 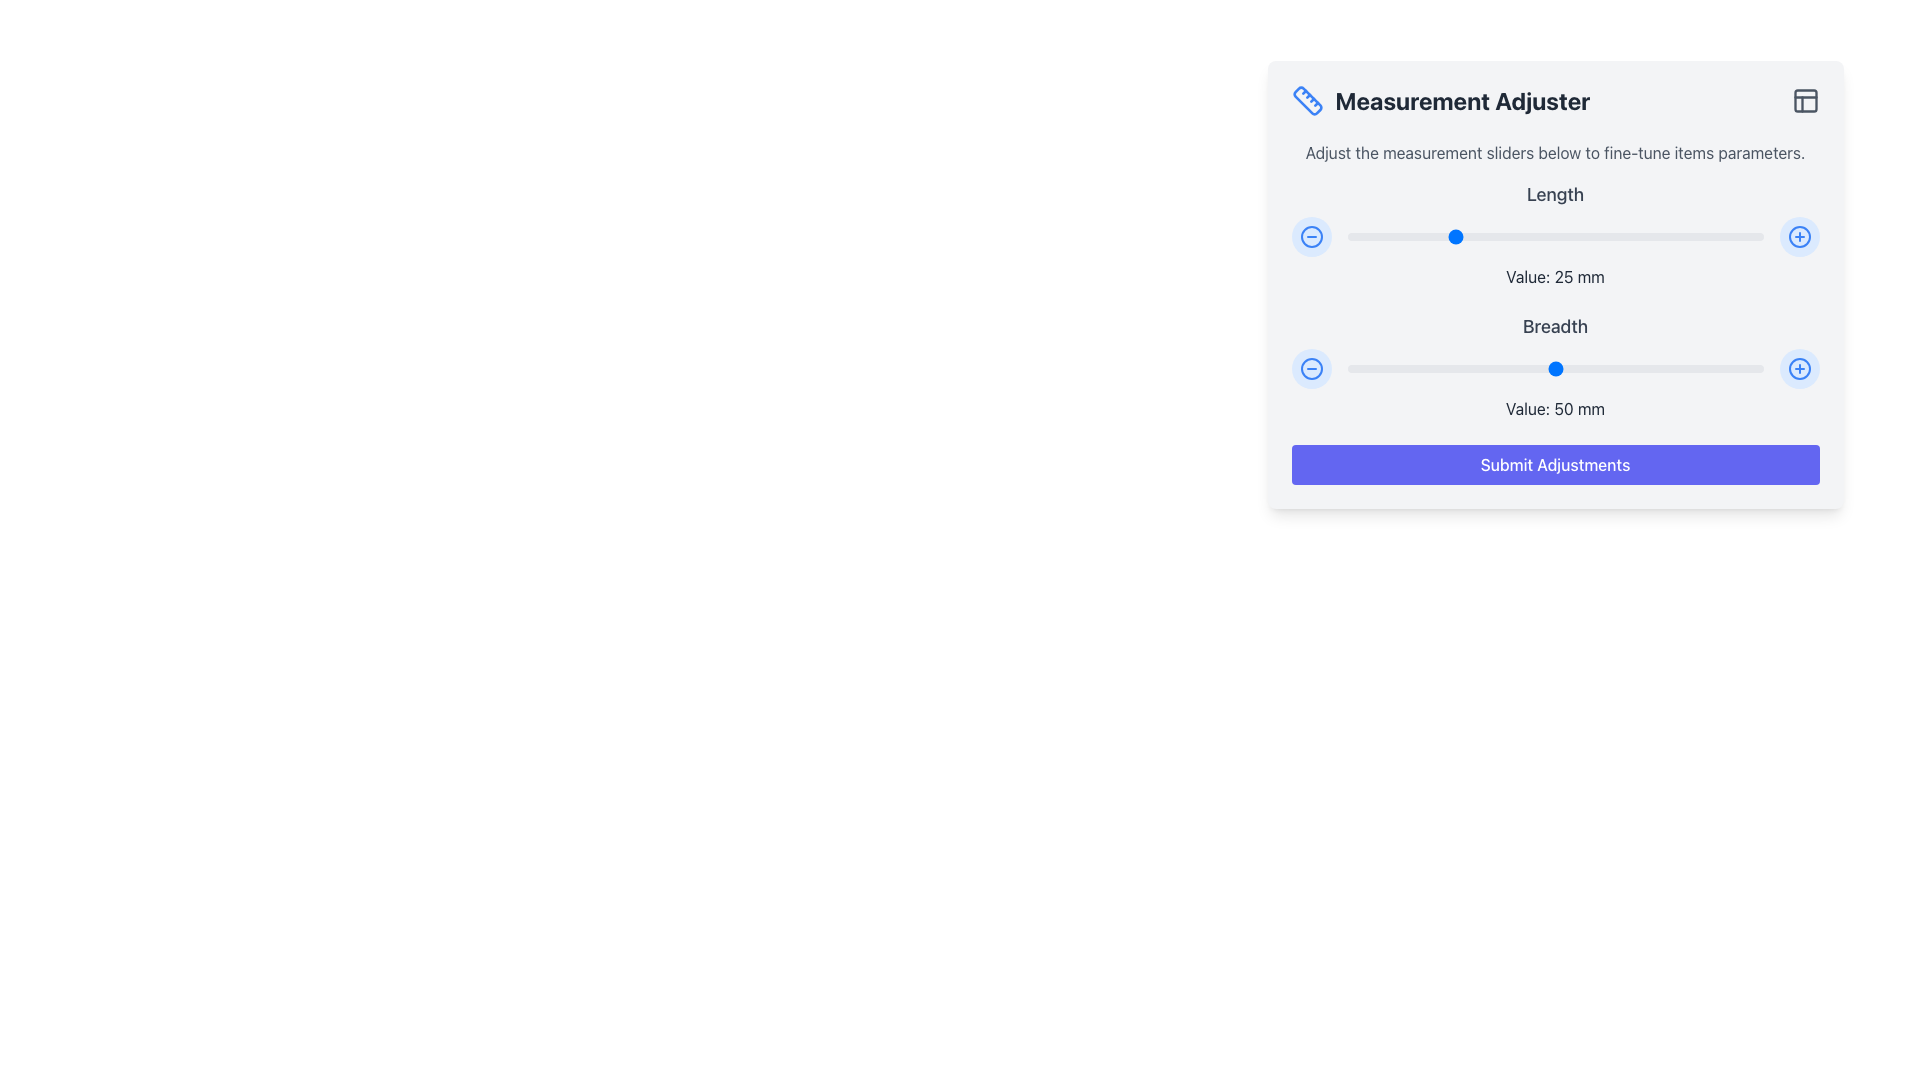 What do you see at coordinates (1805, 100) in the screenshot?
I see `the square icon button depicting a window-like illustration with a dark gray border and light gray fill, located in the top-right corner of the 'Measurement Adjuster' panel` at bounding box center [1805, 100].